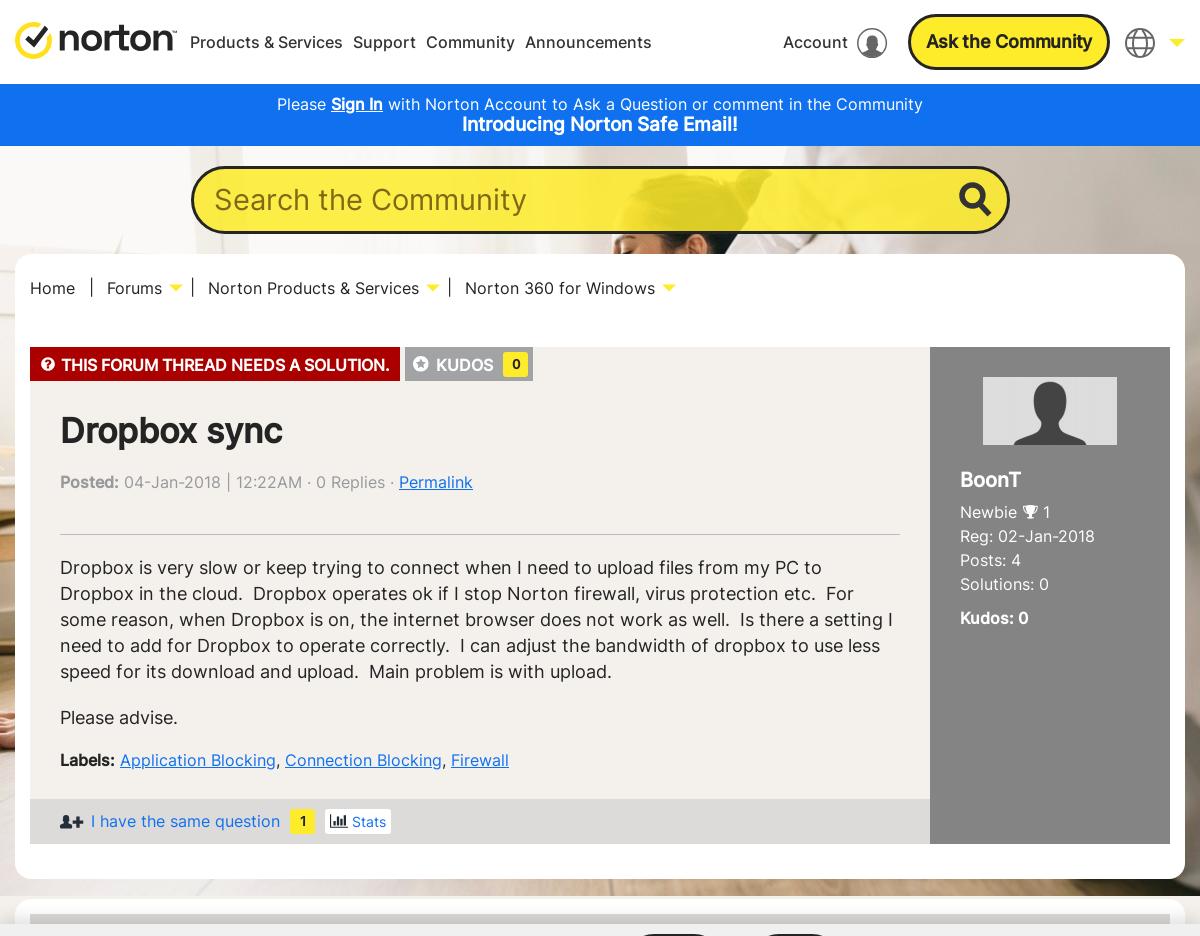 This screenshot has width=1200, height=936. What do you see at coordinates (1038, 292) in the screenshot?
I see `'Português'` at bounding box center [1038, 292].